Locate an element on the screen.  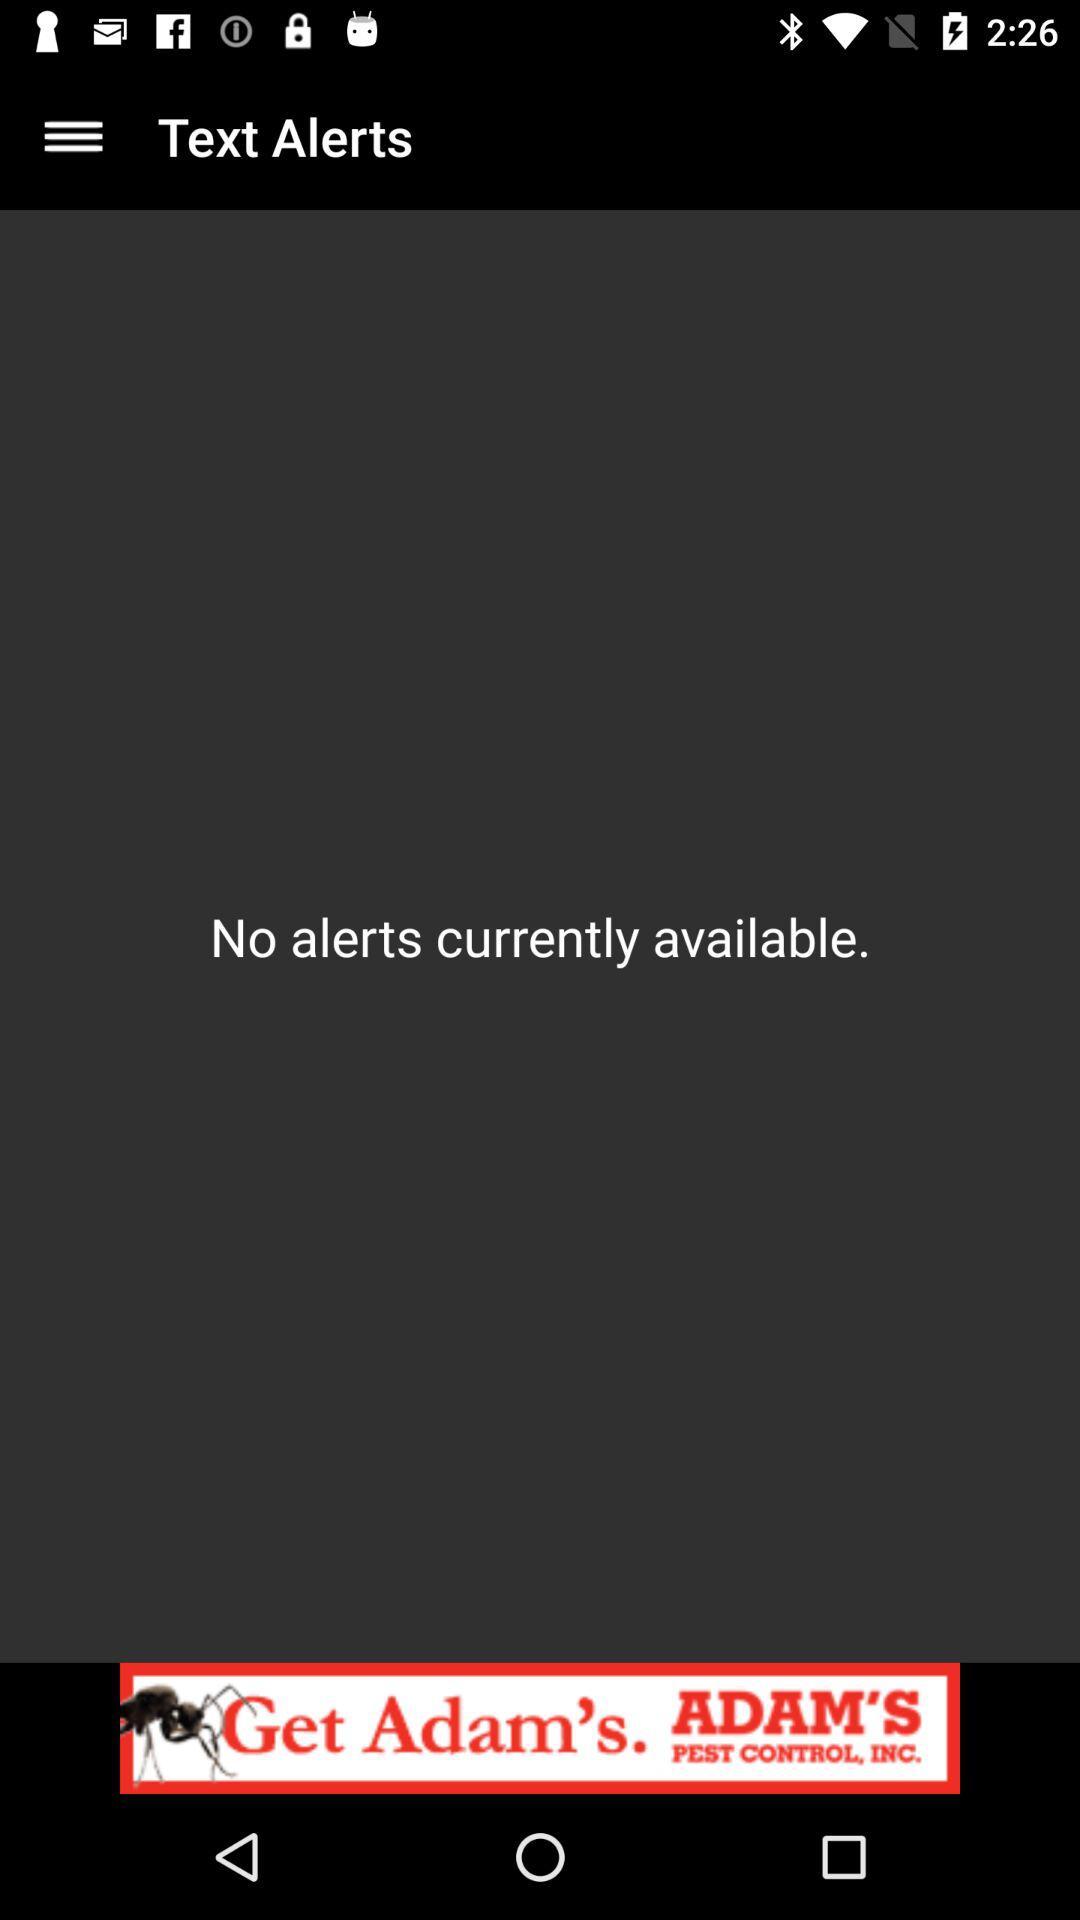
the icon below the no alerts currently icon is located at coordinates (540, 1727).